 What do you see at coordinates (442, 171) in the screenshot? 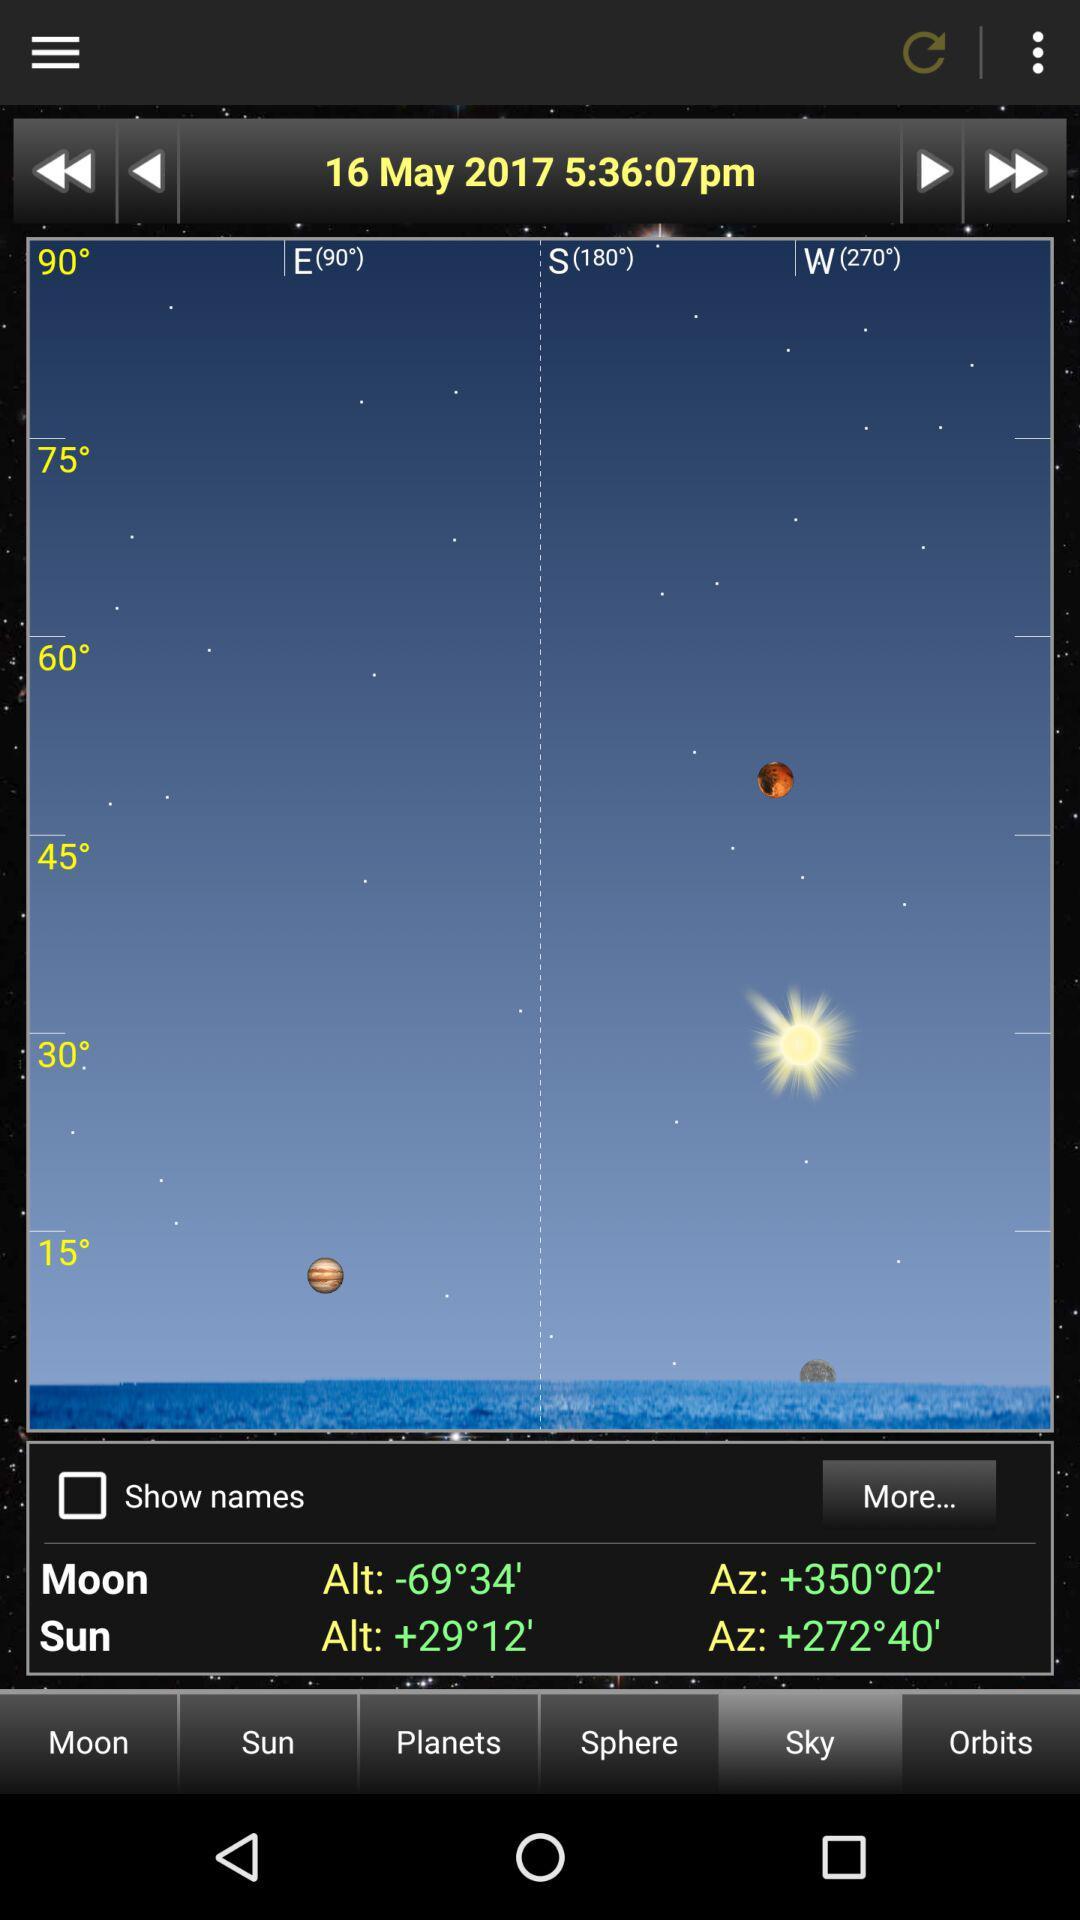
I see `app to the left of the 5:36:07 app` at bounding box center [442, 171].